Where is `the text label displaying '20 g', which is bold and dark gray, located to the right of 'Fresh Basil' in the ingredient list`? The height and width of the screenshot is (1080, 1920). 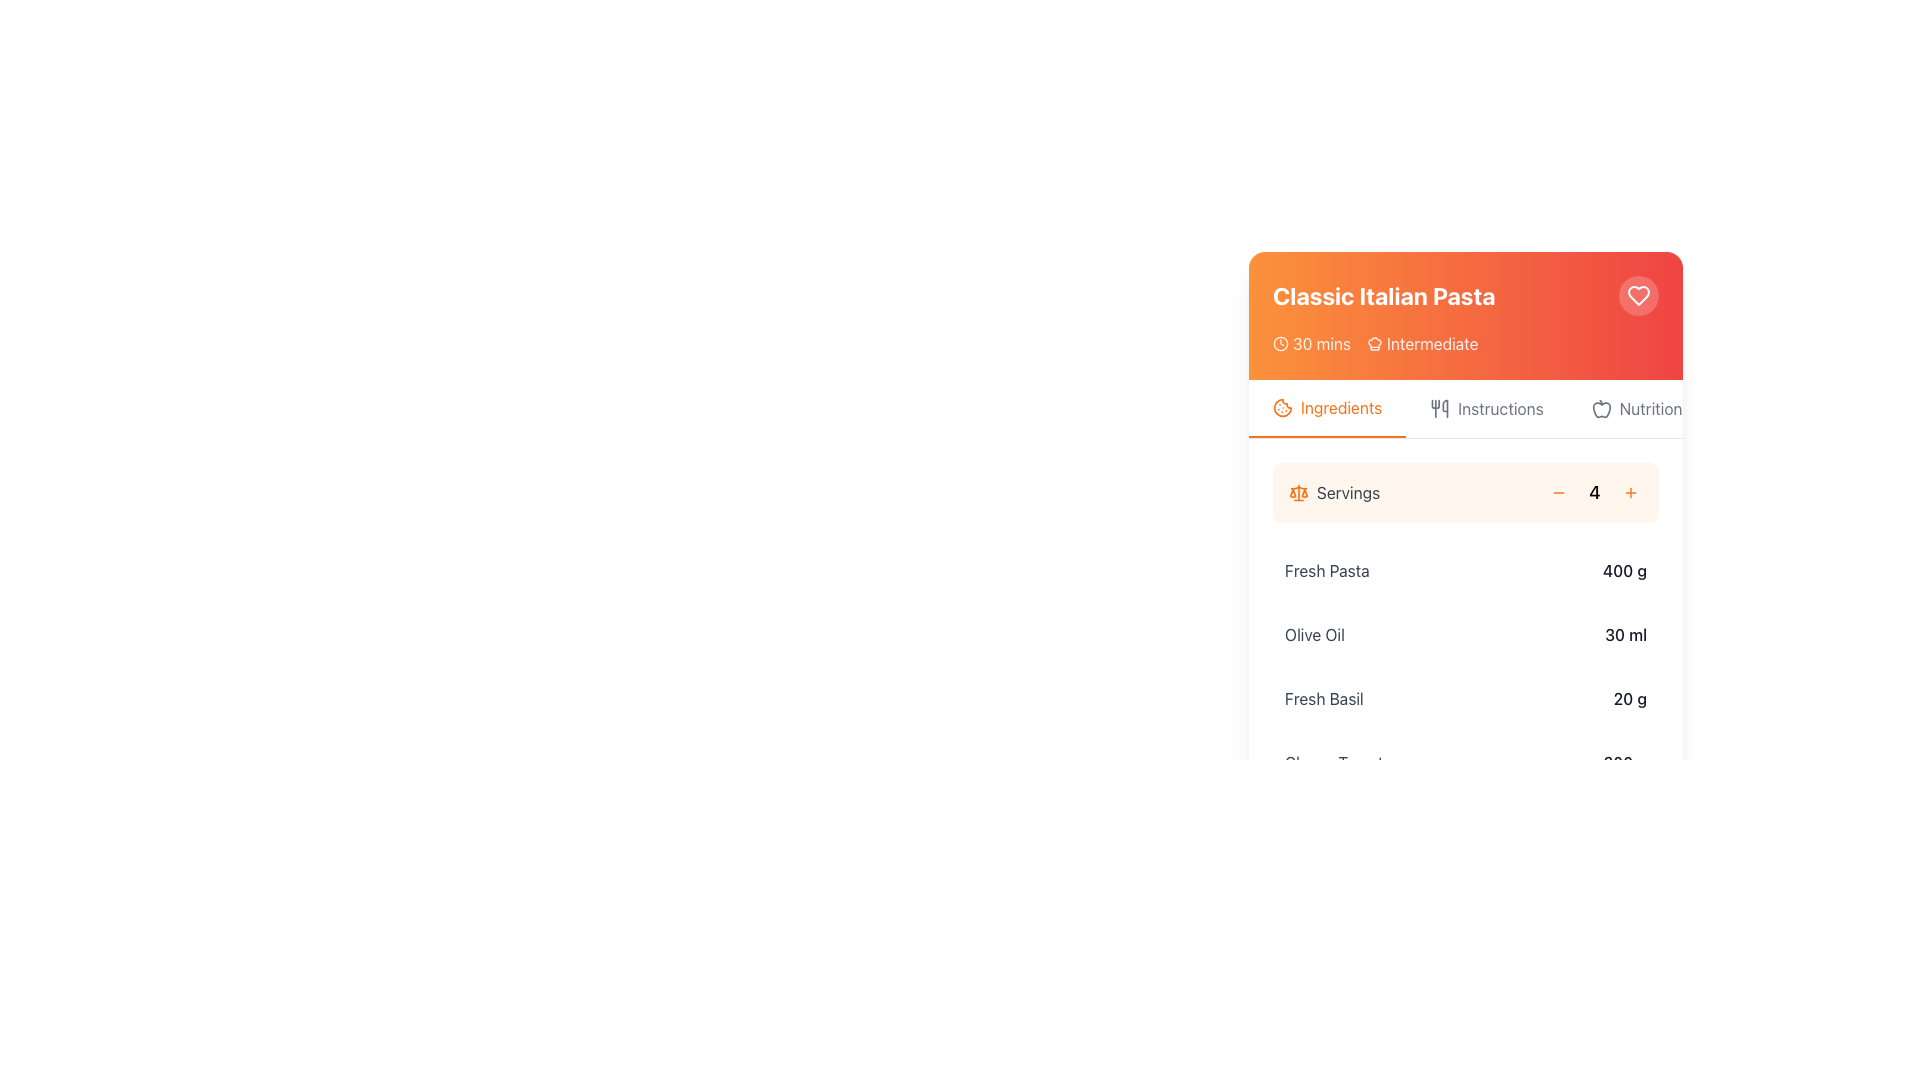 the text label displaying '20 g', which is bold and dark gray, located to the right of 'Fresh Basil' in the ingredient list is located at coordinates (1630, 697).